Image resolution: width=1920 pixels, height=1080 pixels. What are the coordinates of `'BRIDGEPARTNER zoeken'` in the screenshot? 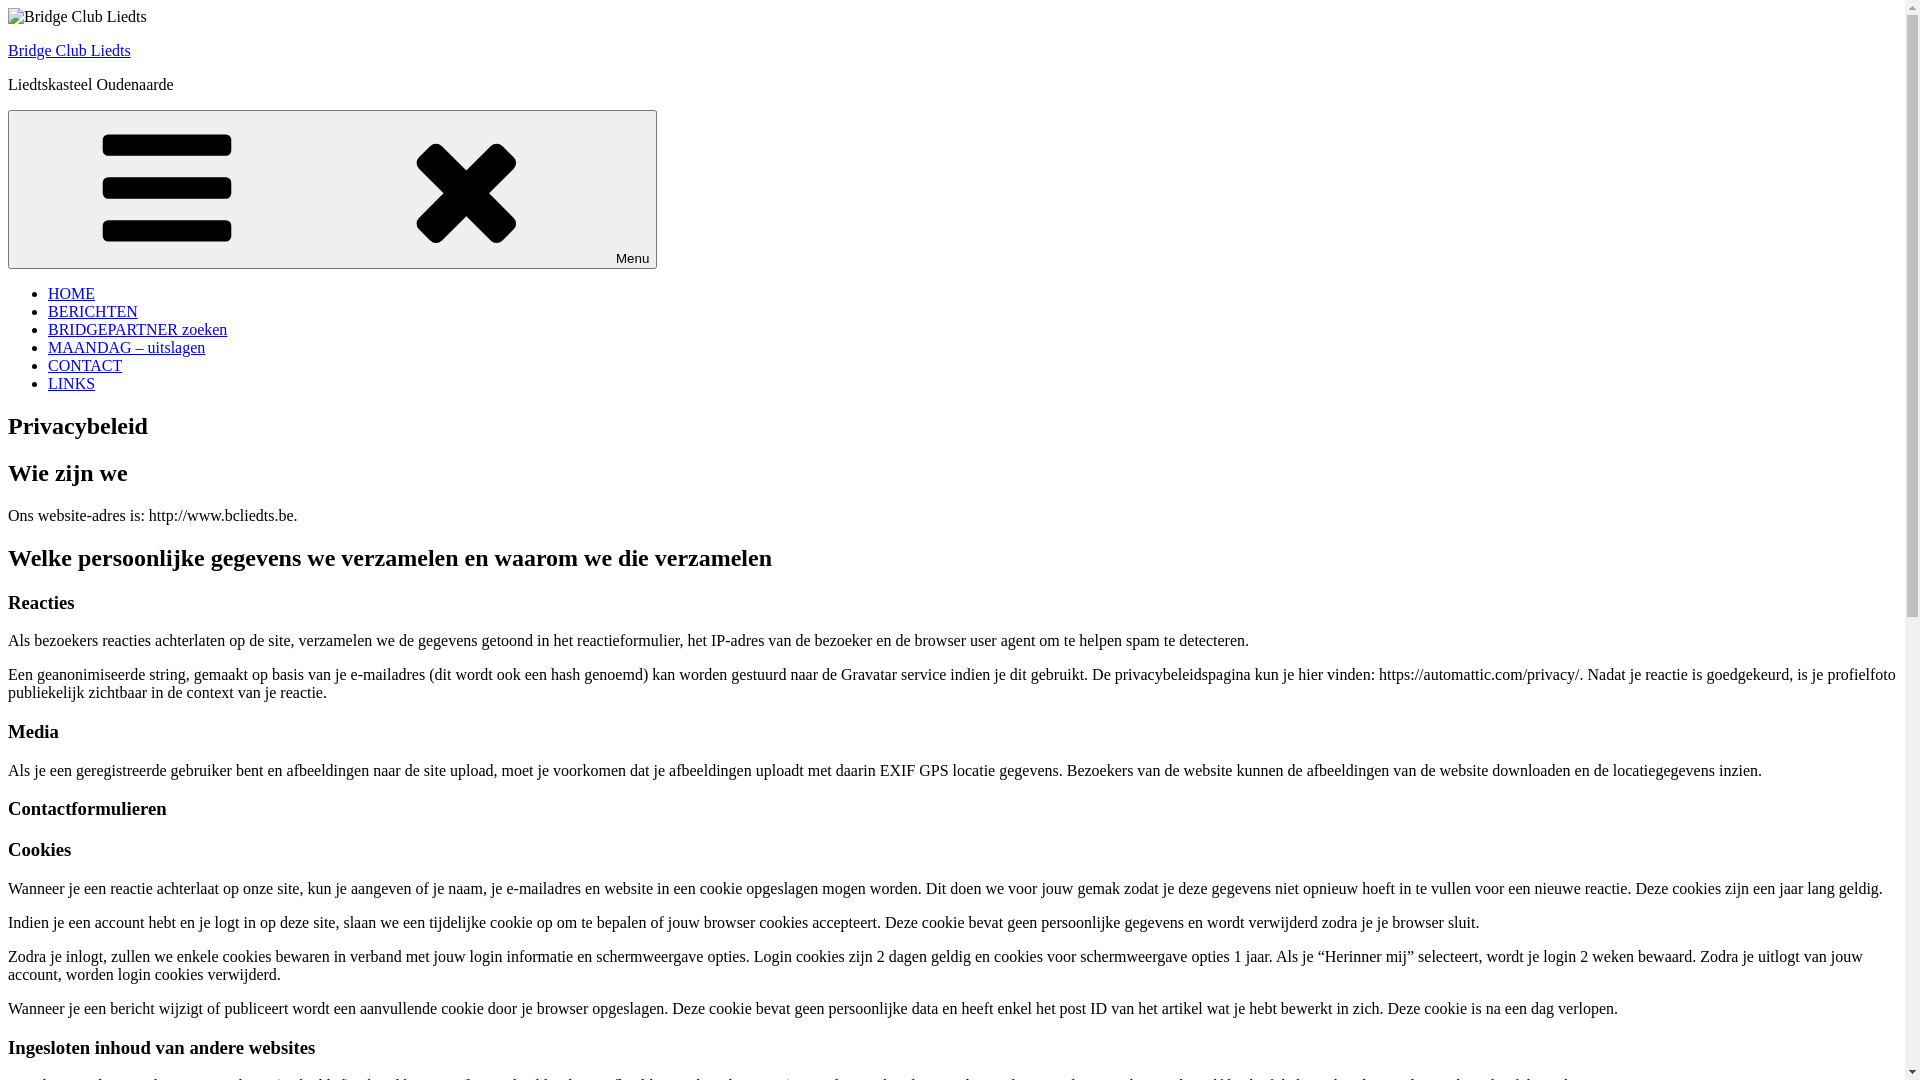 It's located at (48, 328).